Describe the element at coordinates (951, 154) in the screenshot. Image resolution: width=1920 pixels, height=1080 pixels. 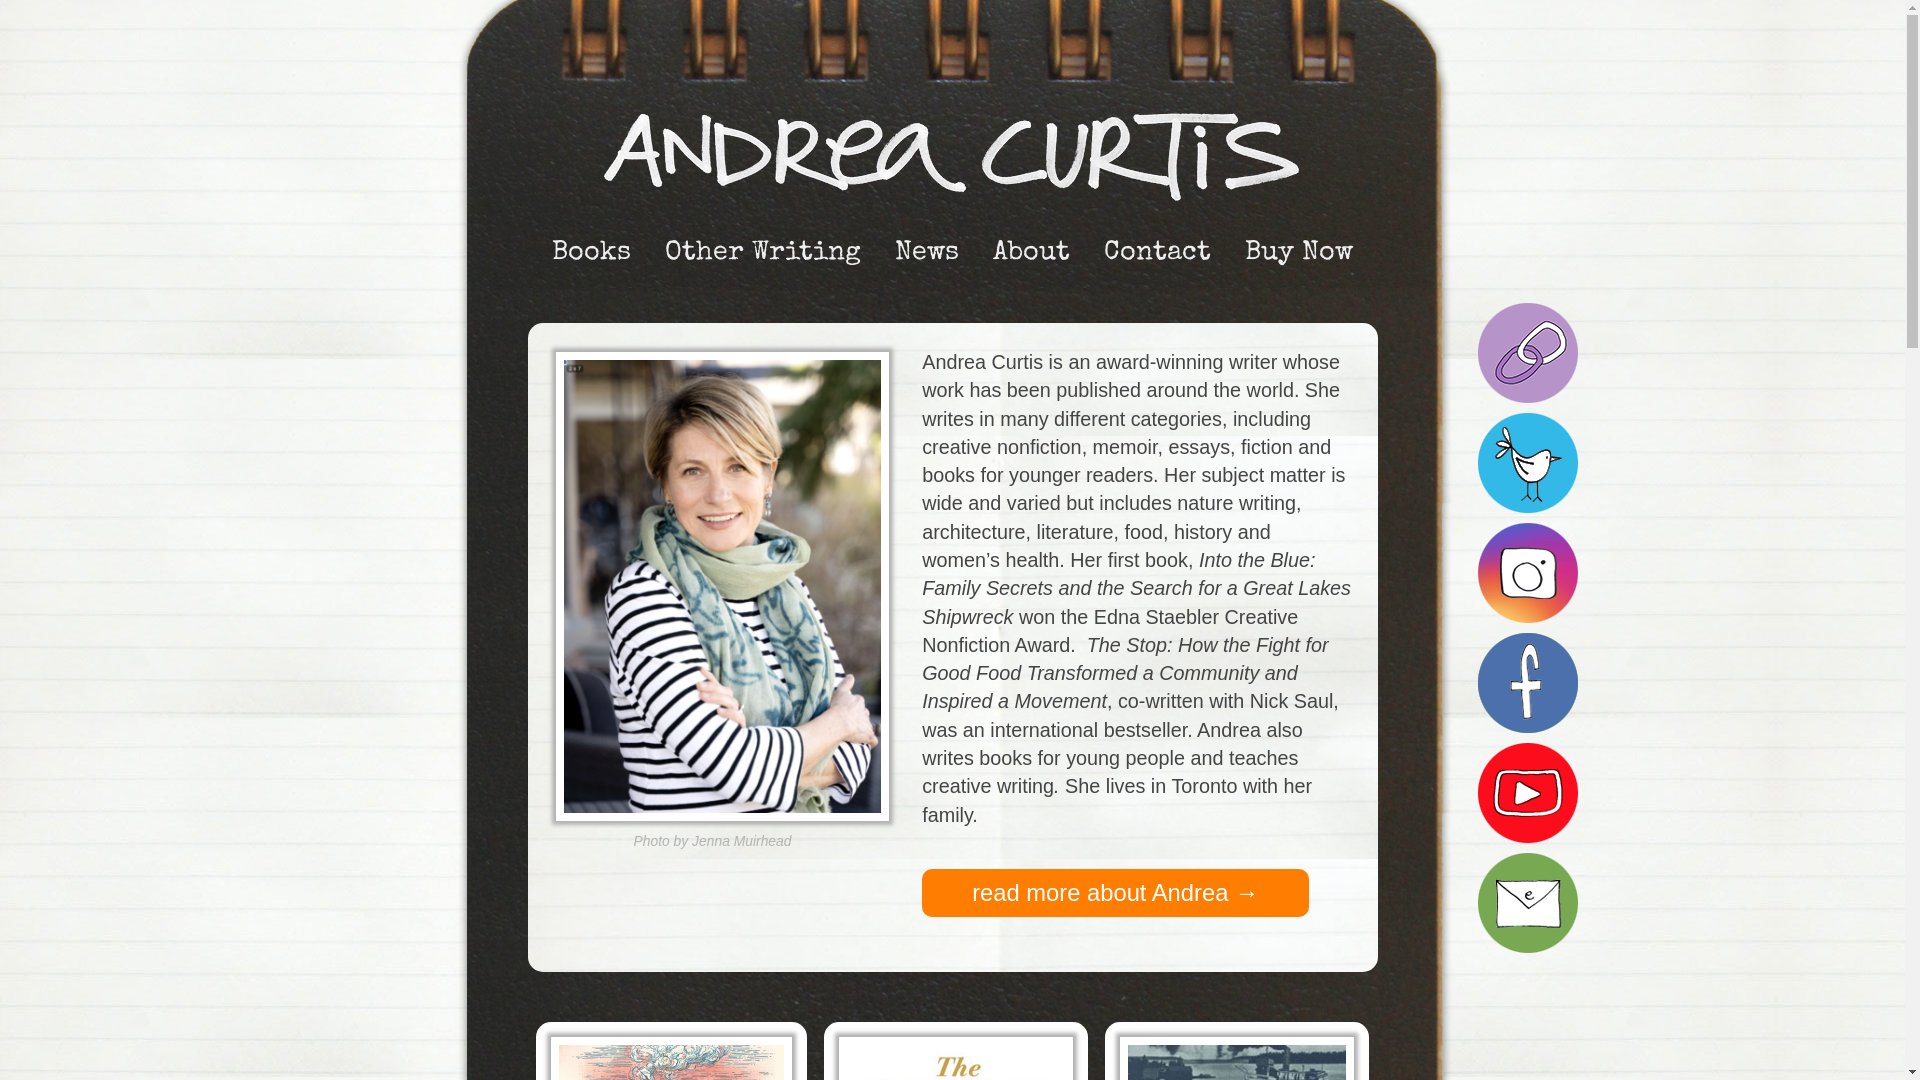
I see `'Andrea Curtis'` at that location.